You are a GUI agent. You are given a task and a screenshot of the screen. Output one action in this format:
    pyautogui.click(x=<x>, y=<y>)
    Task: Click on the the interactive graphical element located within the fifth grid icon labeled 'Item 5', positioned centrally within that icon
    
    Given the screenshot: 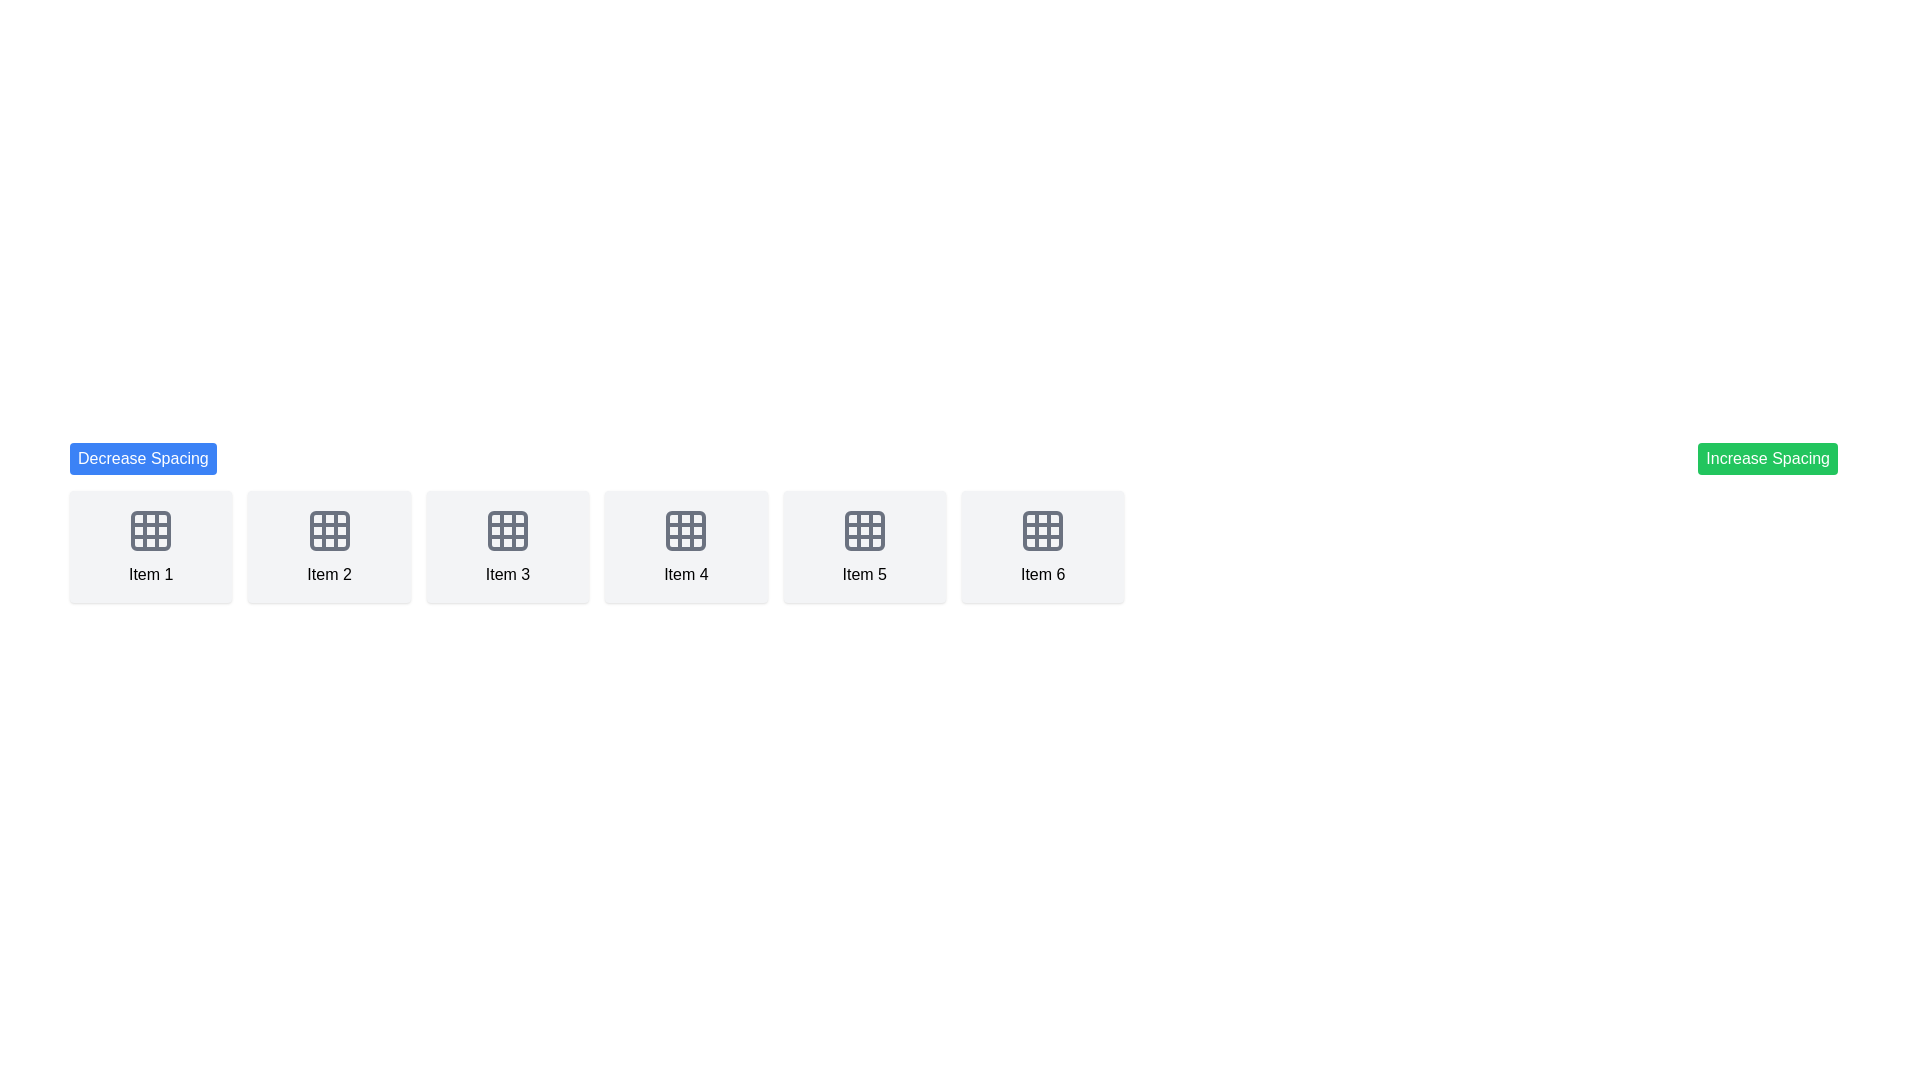 What is the action you would take?
    pyautogui.click(x=864, y=530)
    